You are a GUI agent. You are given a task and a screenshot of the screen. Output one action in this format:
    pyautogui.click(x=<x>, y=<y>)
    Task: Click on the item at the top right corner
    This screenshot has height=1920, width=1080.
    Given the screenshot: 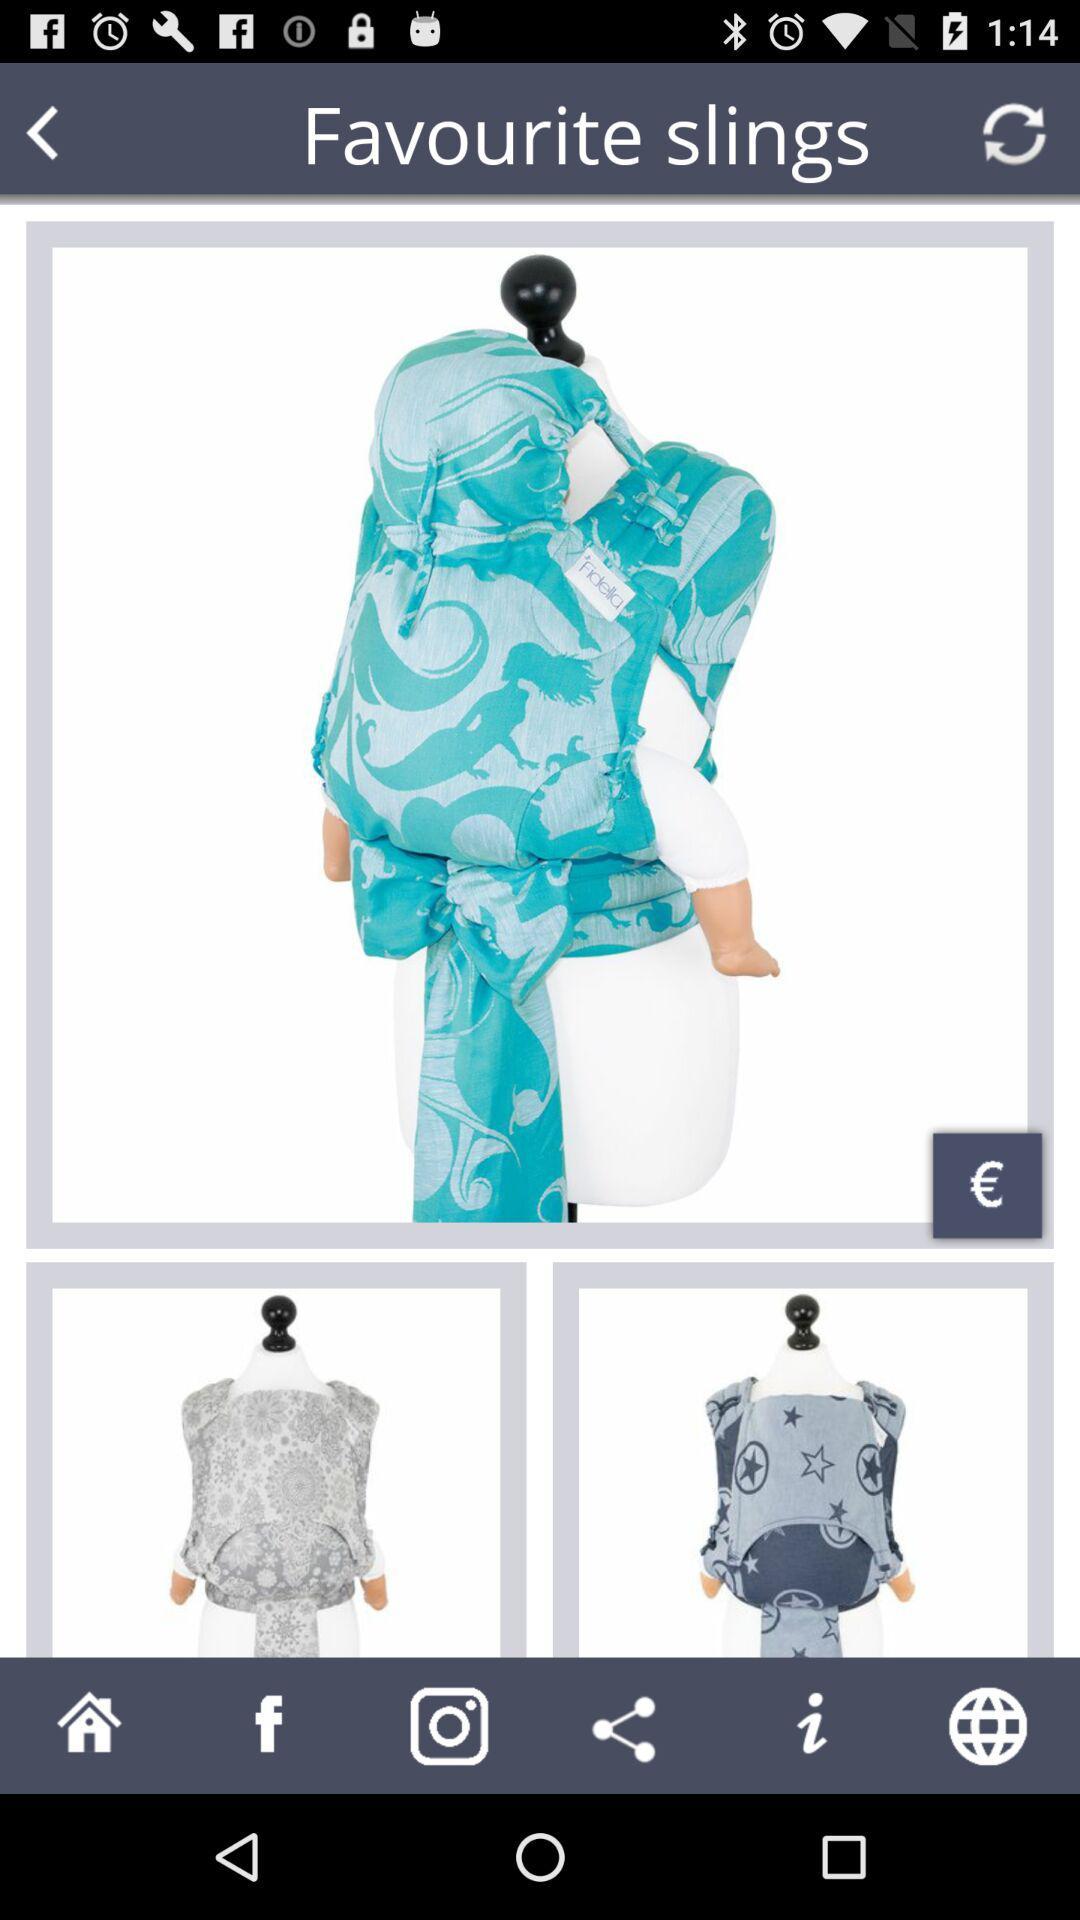 What is the action you would take?
    pyautogui.click(x=1014, y=132)
    